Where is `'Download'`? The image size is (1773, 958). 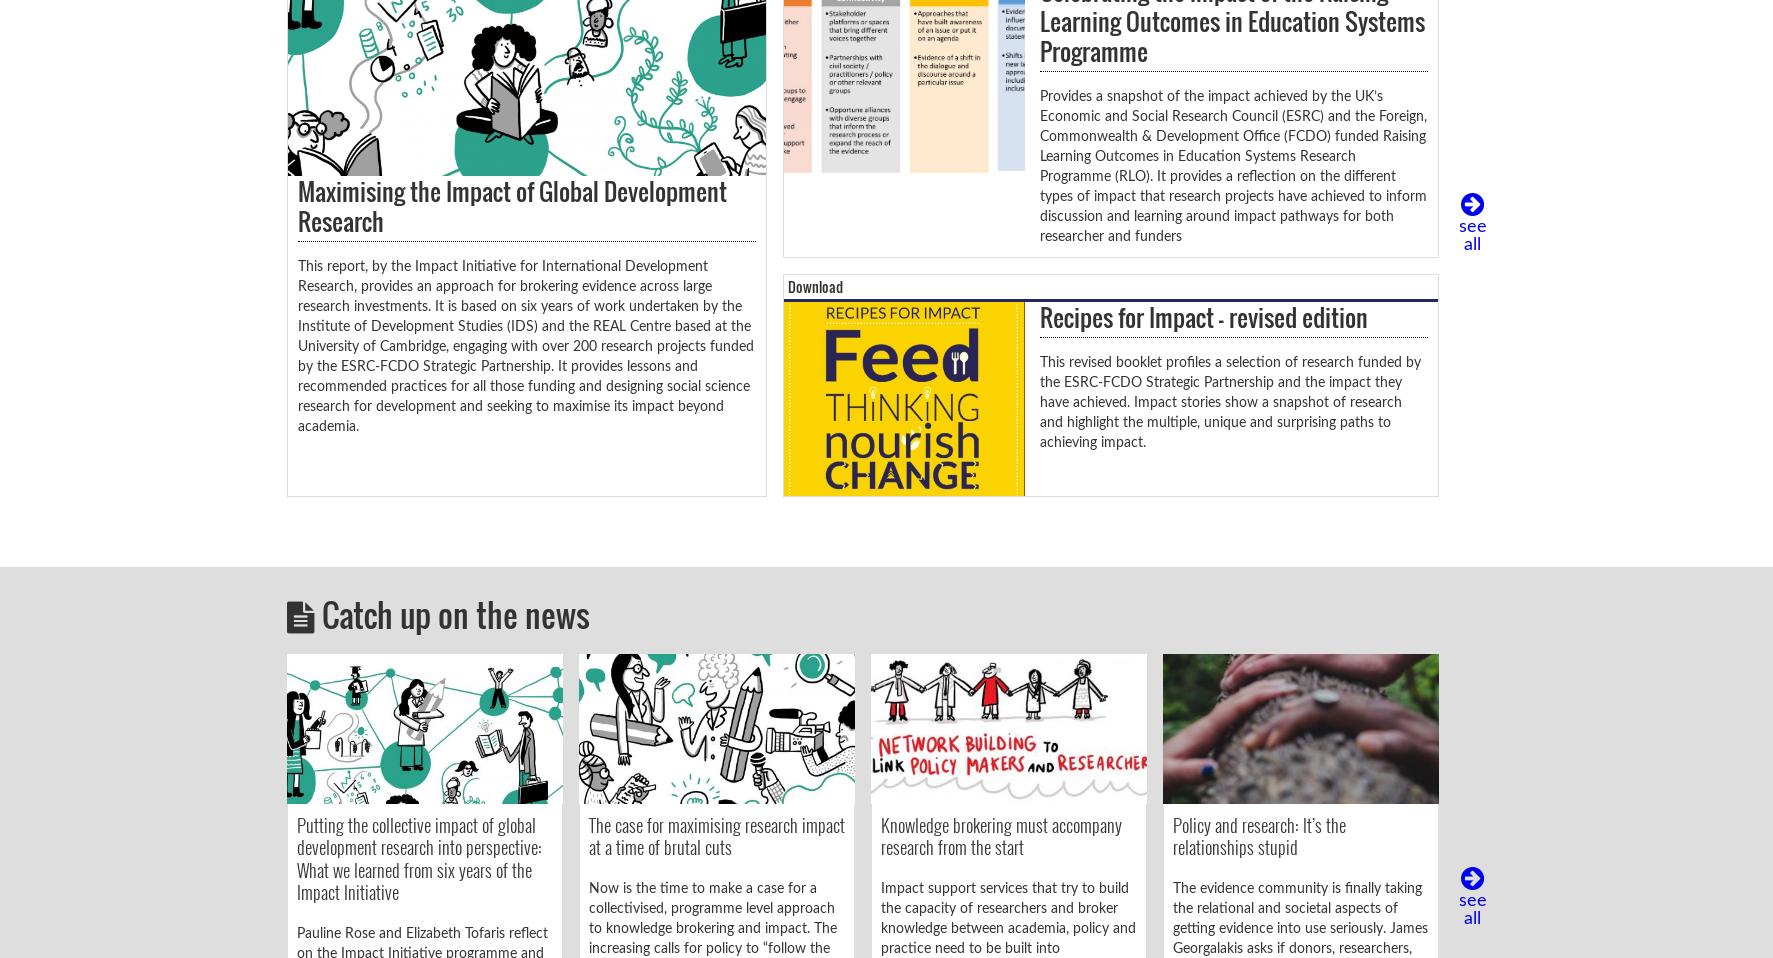 'Download' is located at coordinates (813, 286).